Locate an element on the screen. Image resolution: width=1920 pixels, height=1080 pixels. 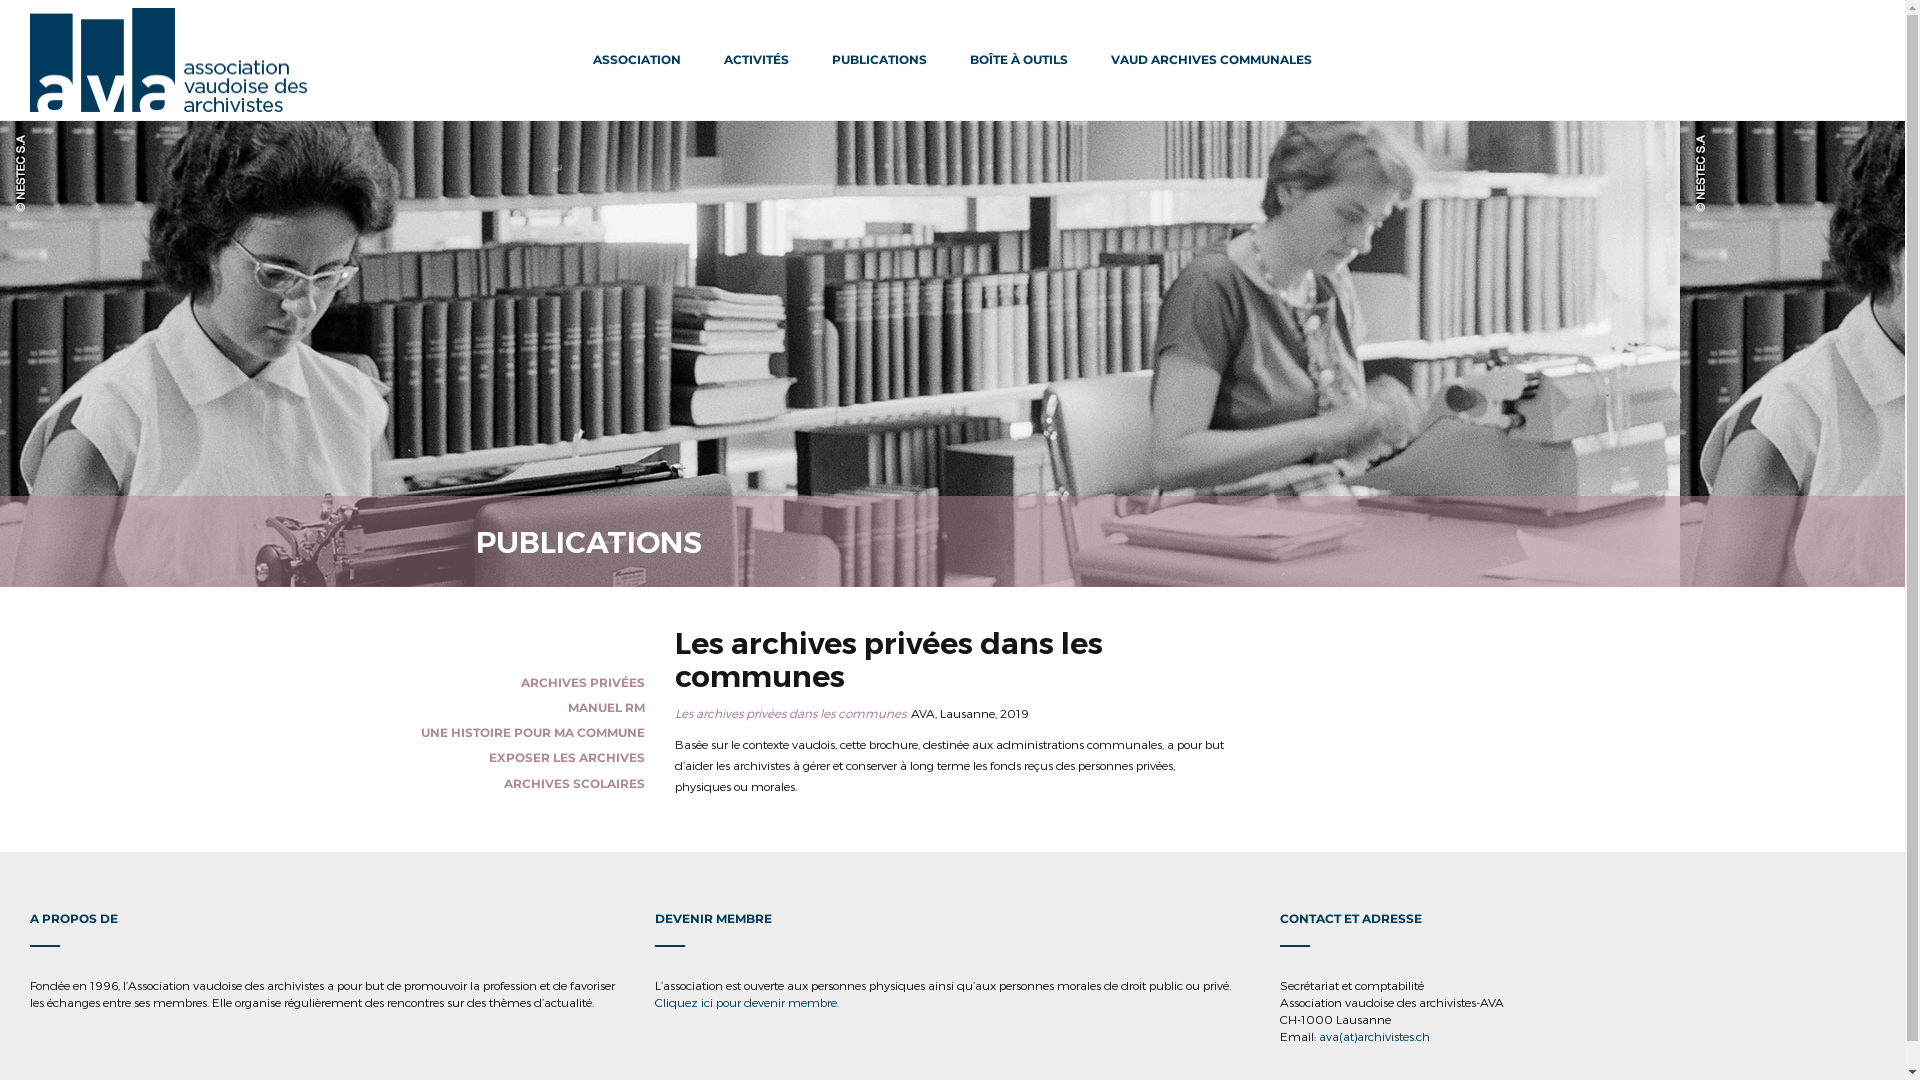
'UNE HISTOIRE POUR MA COMMUNE' is located at coordinates (532, 732).